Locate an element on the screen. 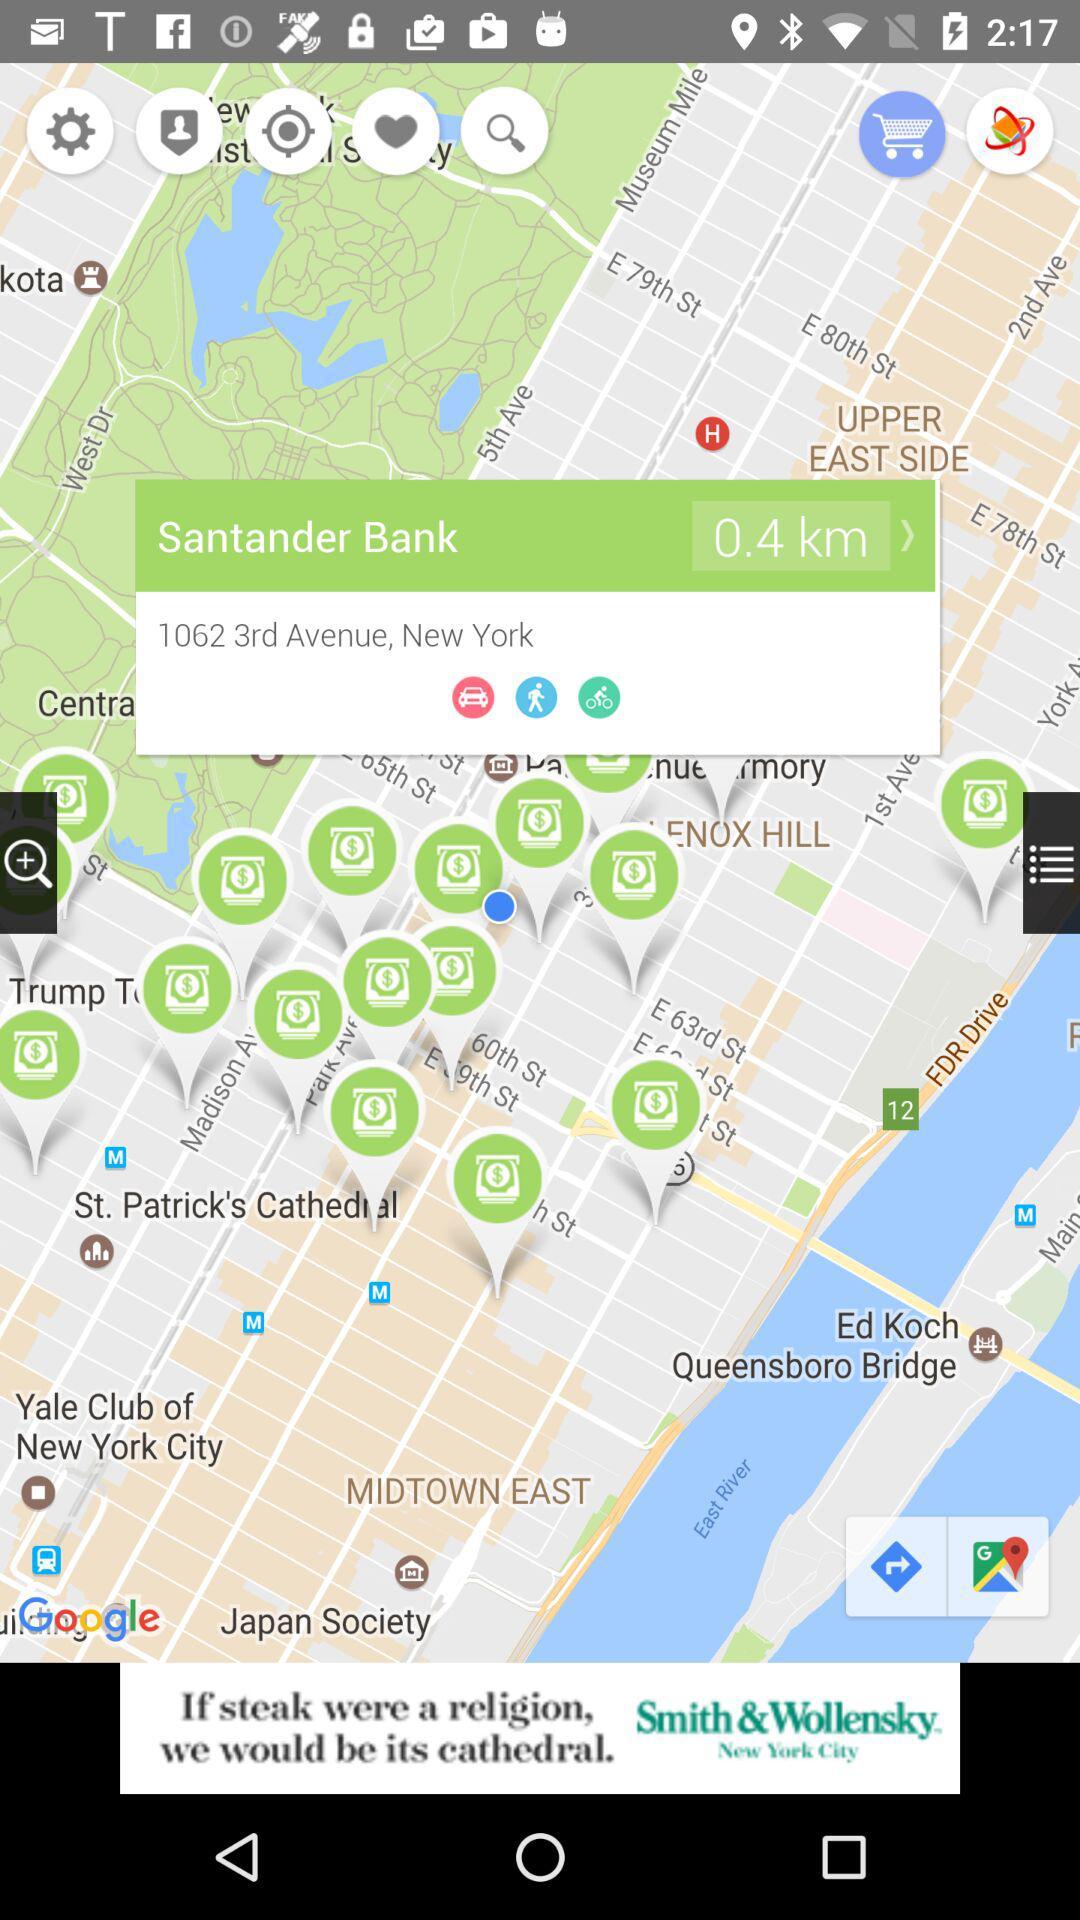 The width and height of the screenshot is (1080, 1920). destination to favorites is located at coordinates (397, 132).